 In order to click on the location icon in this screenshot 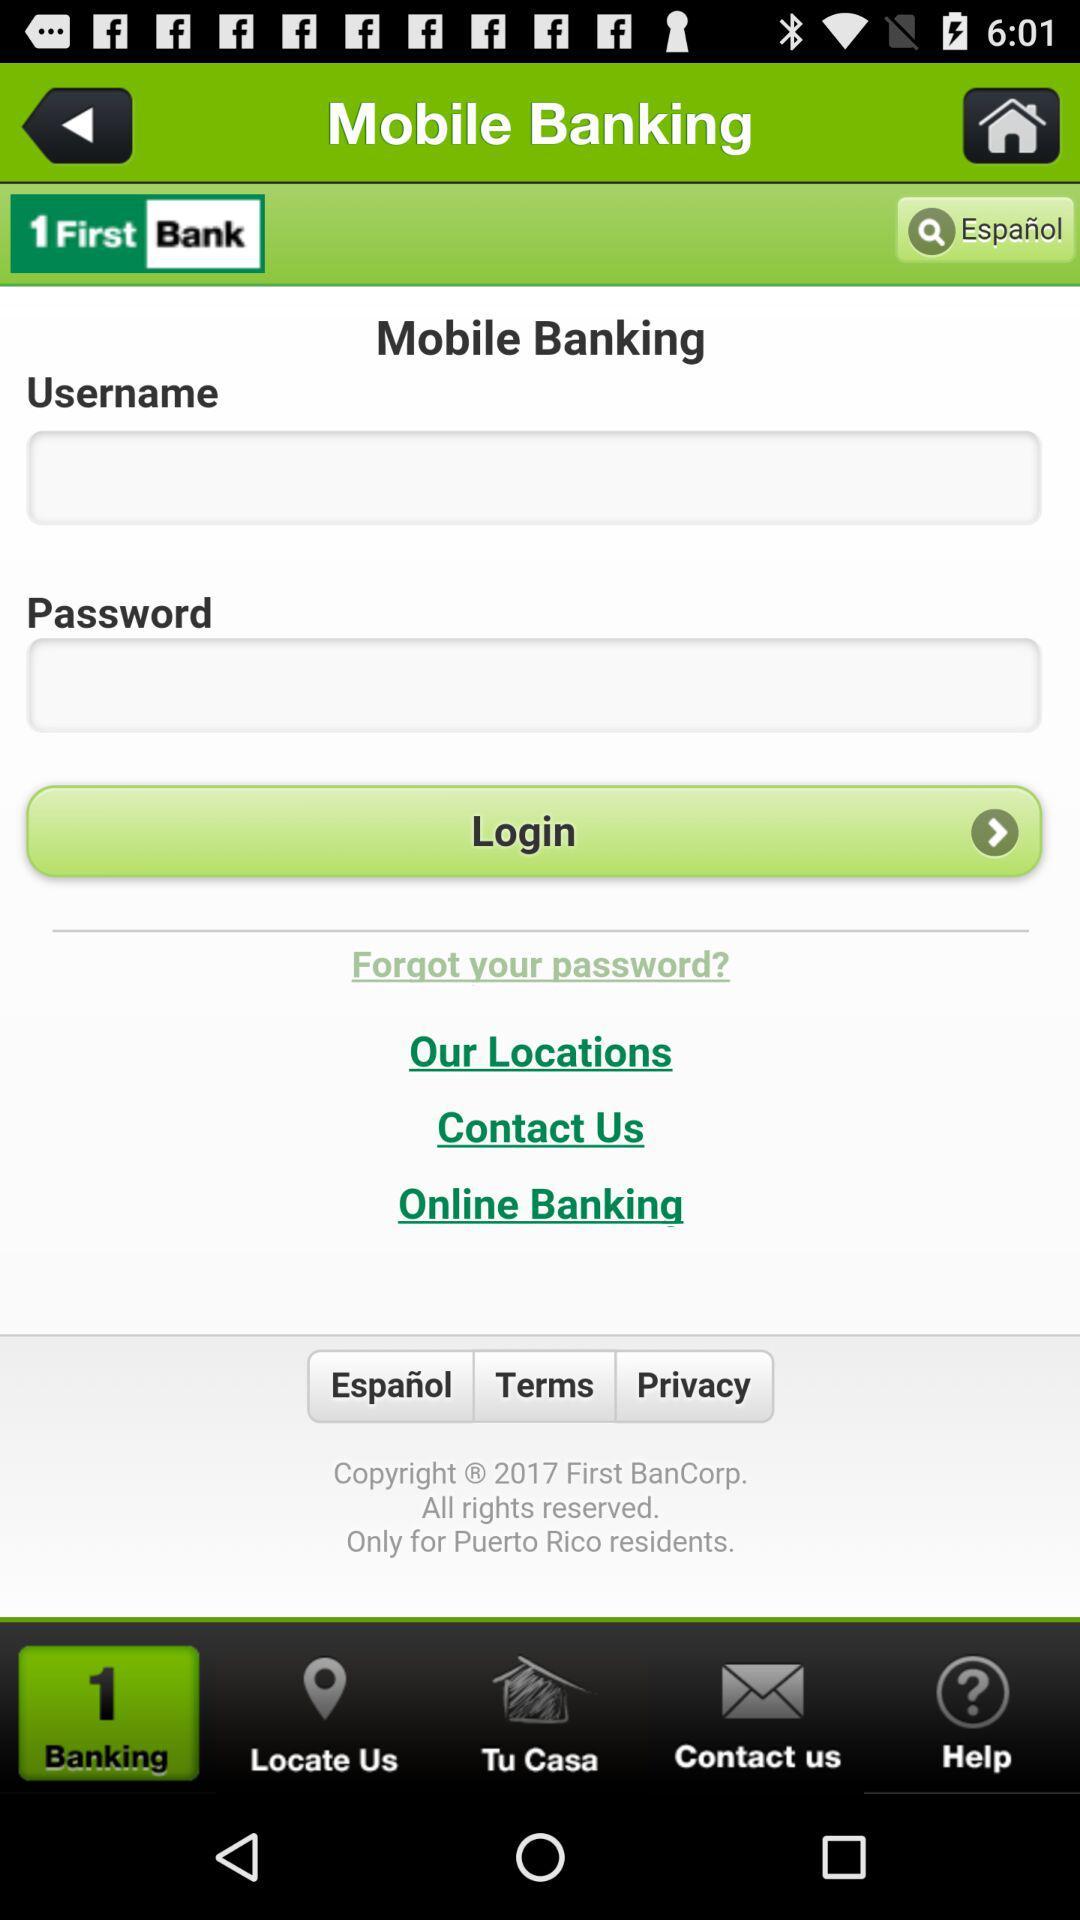, I will do `click(323, 1828)`.